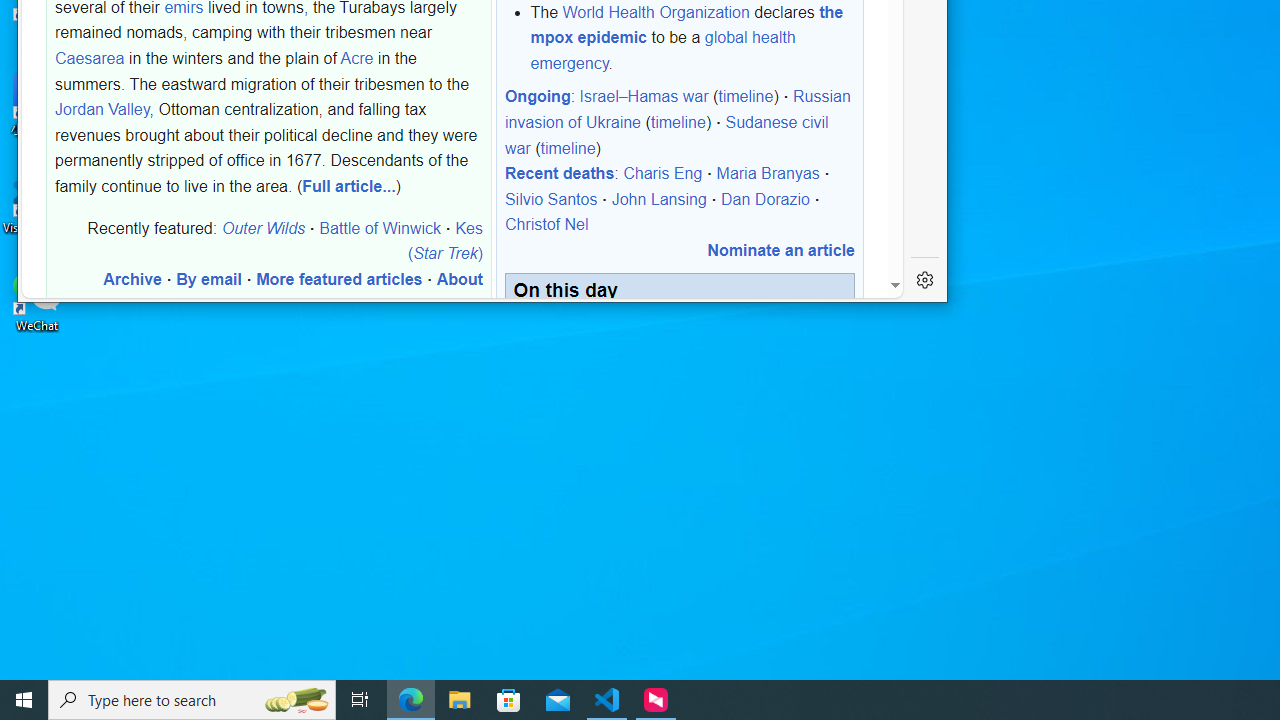 Image resolution: width=1280 pixels, height=720 pixels. I want to click on 'Sudanese civil war (timeline)', so click(666, 135).